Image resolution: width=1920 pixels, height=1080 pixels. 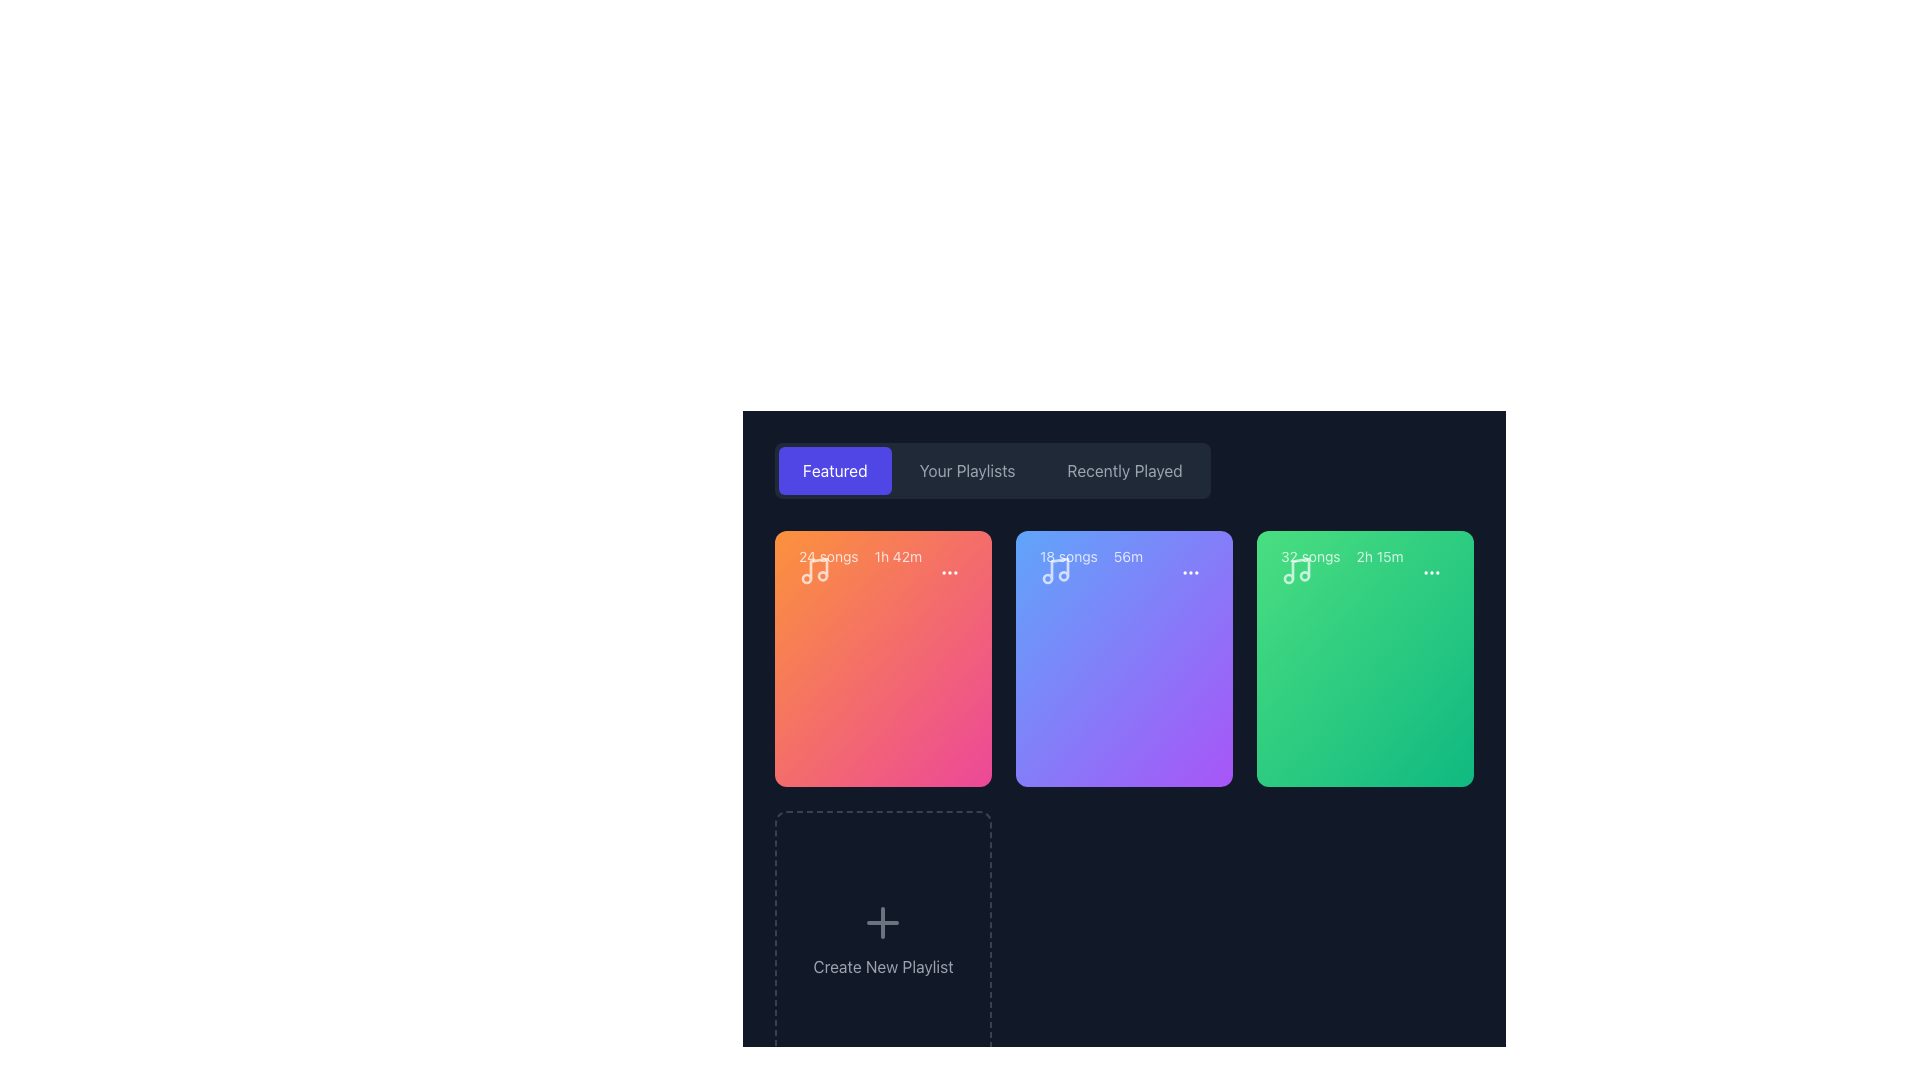 What do you see at coordinates (1430, 573) in the screenshot?
I see `the circular button with three dots in the top-right corner of the green playlist card` at bounding box center [1430, 573].